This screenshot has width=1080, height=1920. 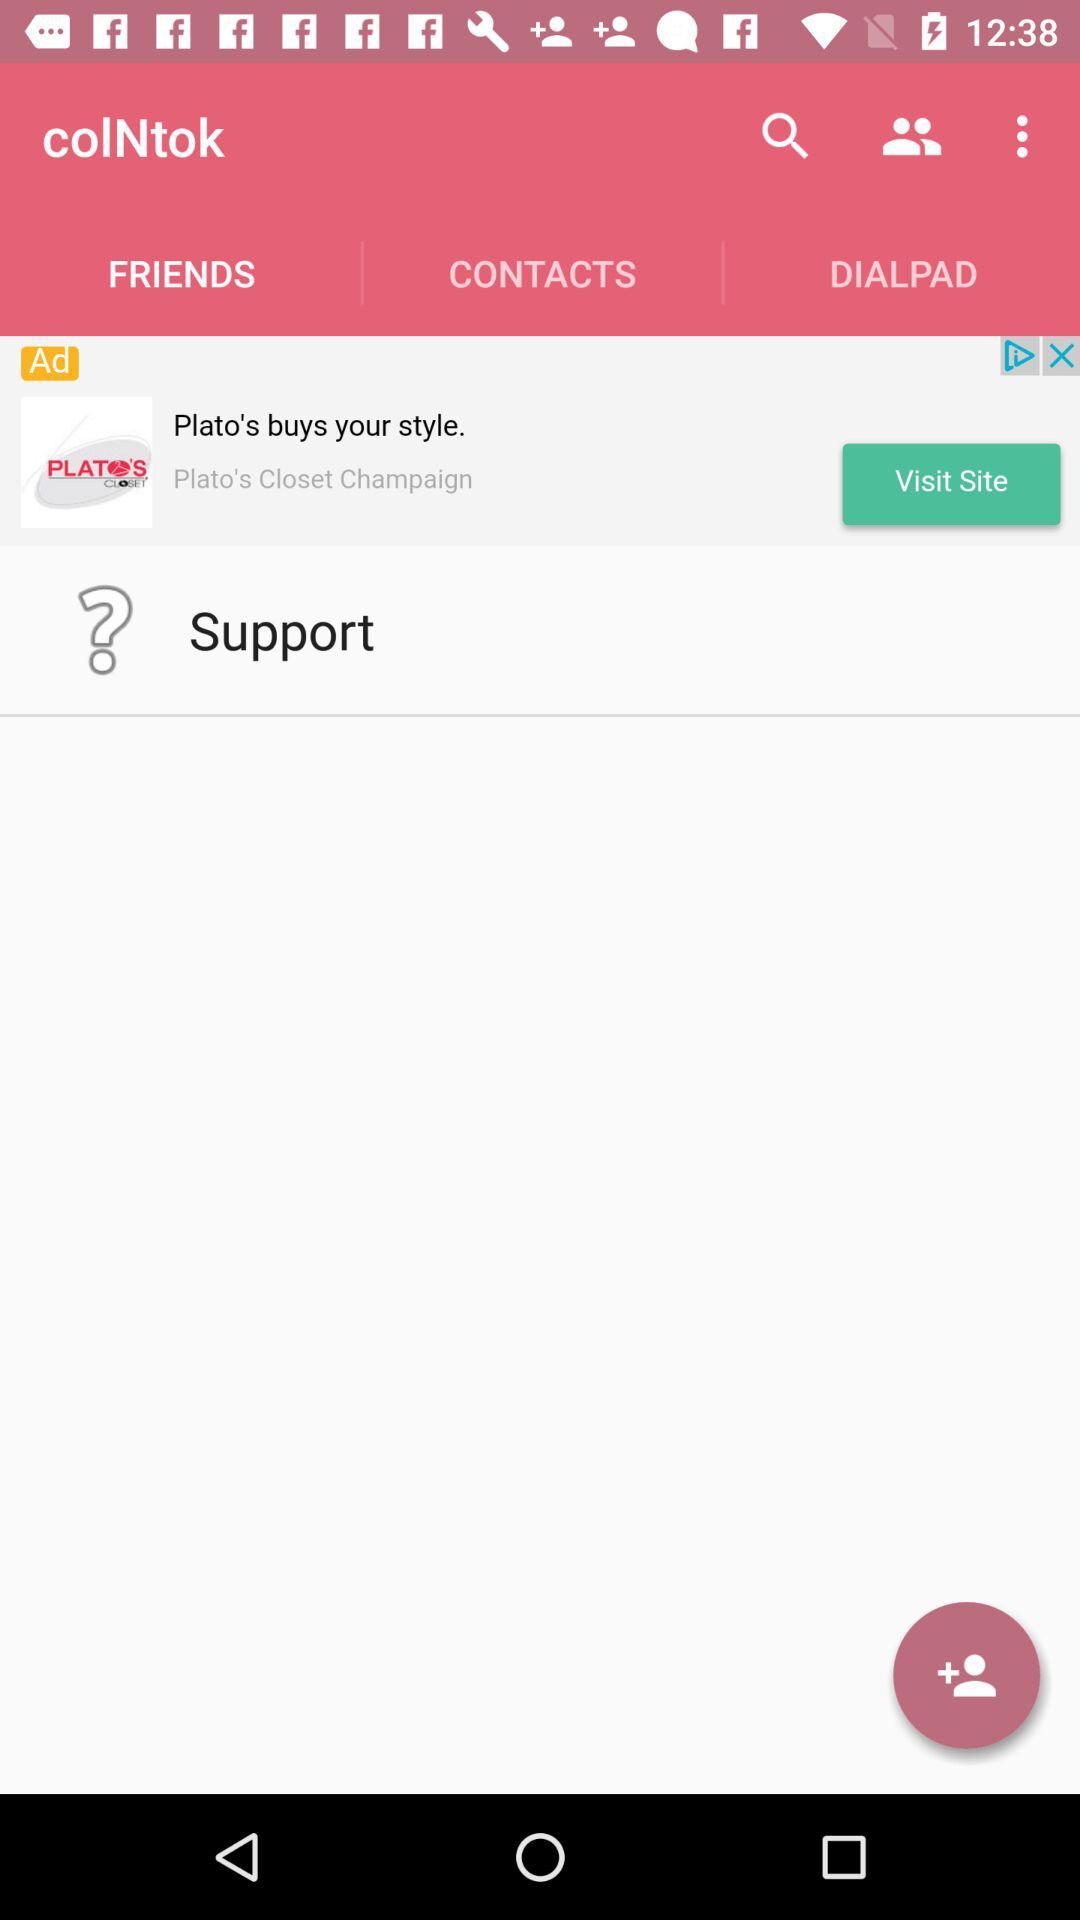 I want to click on advertisement, so click(x=540, y=440).